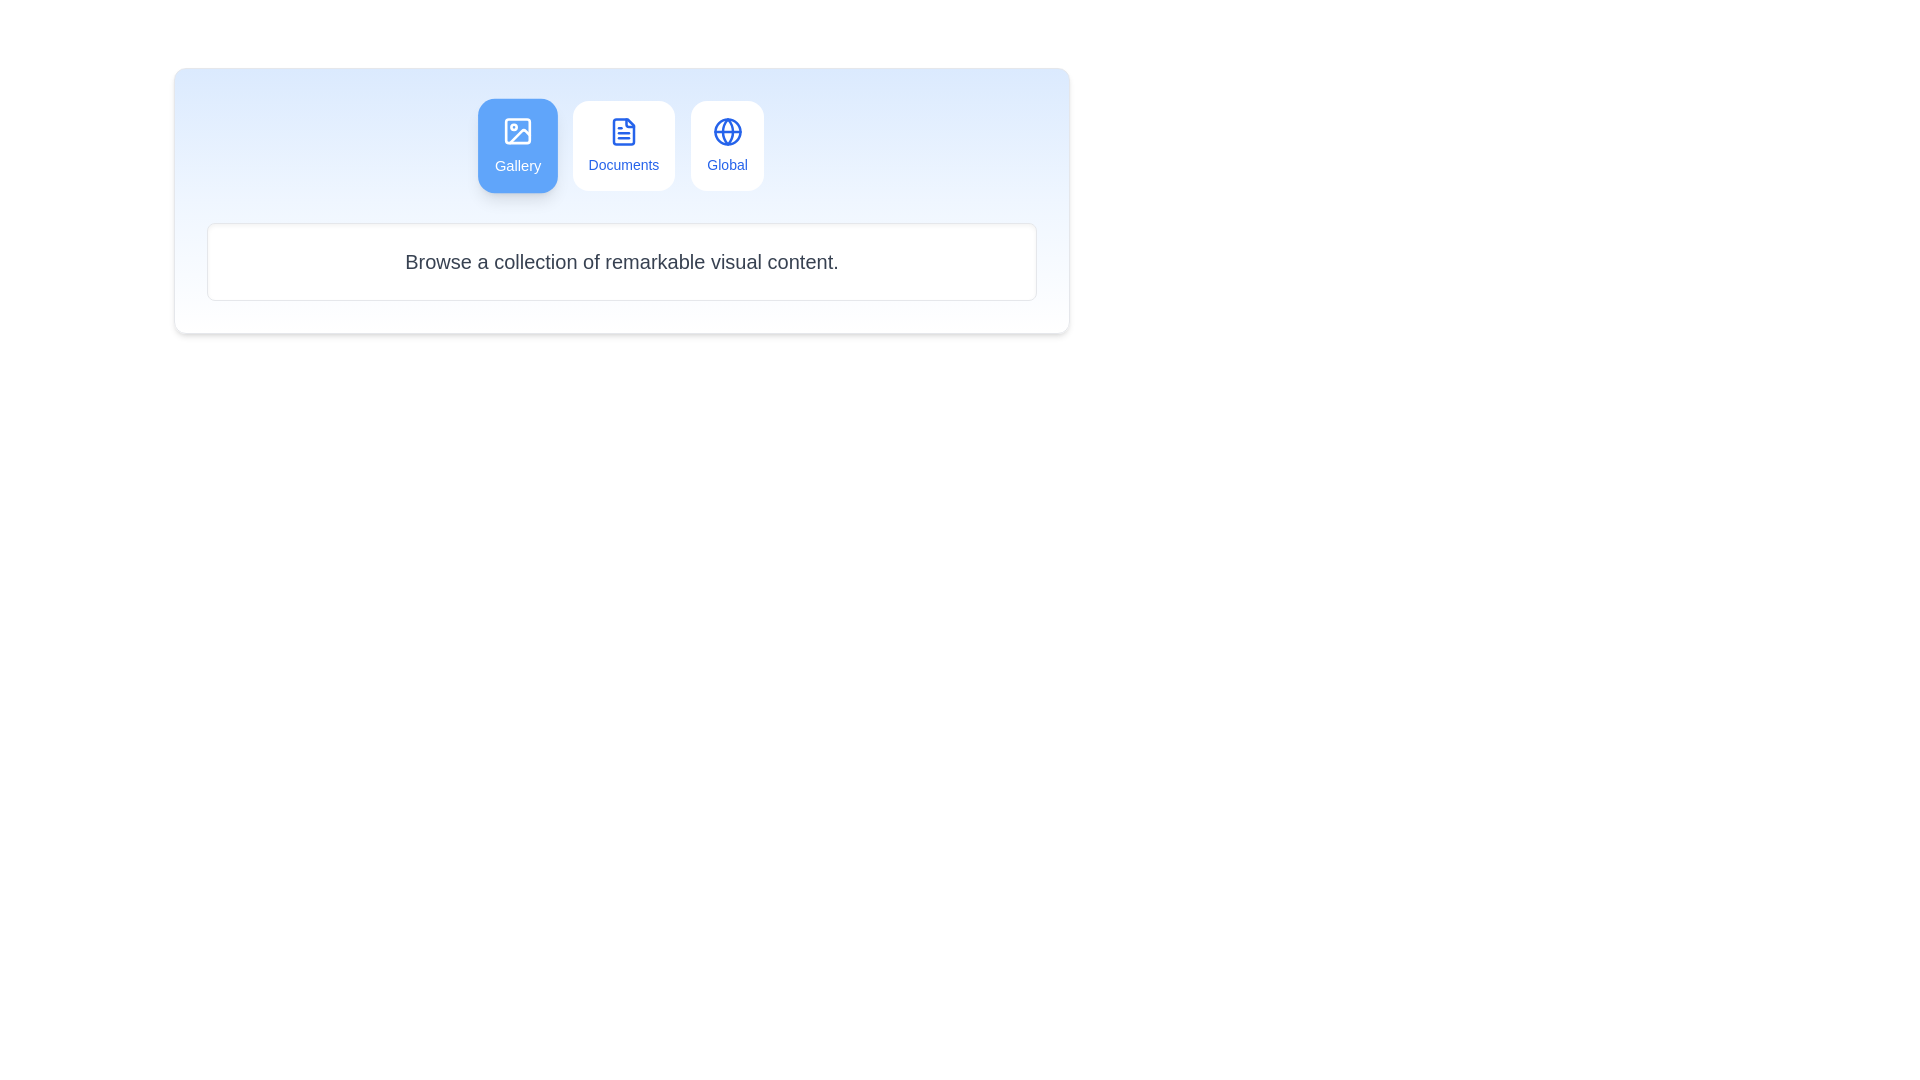 Image resolution: width=1920 pixels, height=1080 pixels. Describe the element at coordinates (725, 145) in the screenshot. I see `the Global tab` at that location.